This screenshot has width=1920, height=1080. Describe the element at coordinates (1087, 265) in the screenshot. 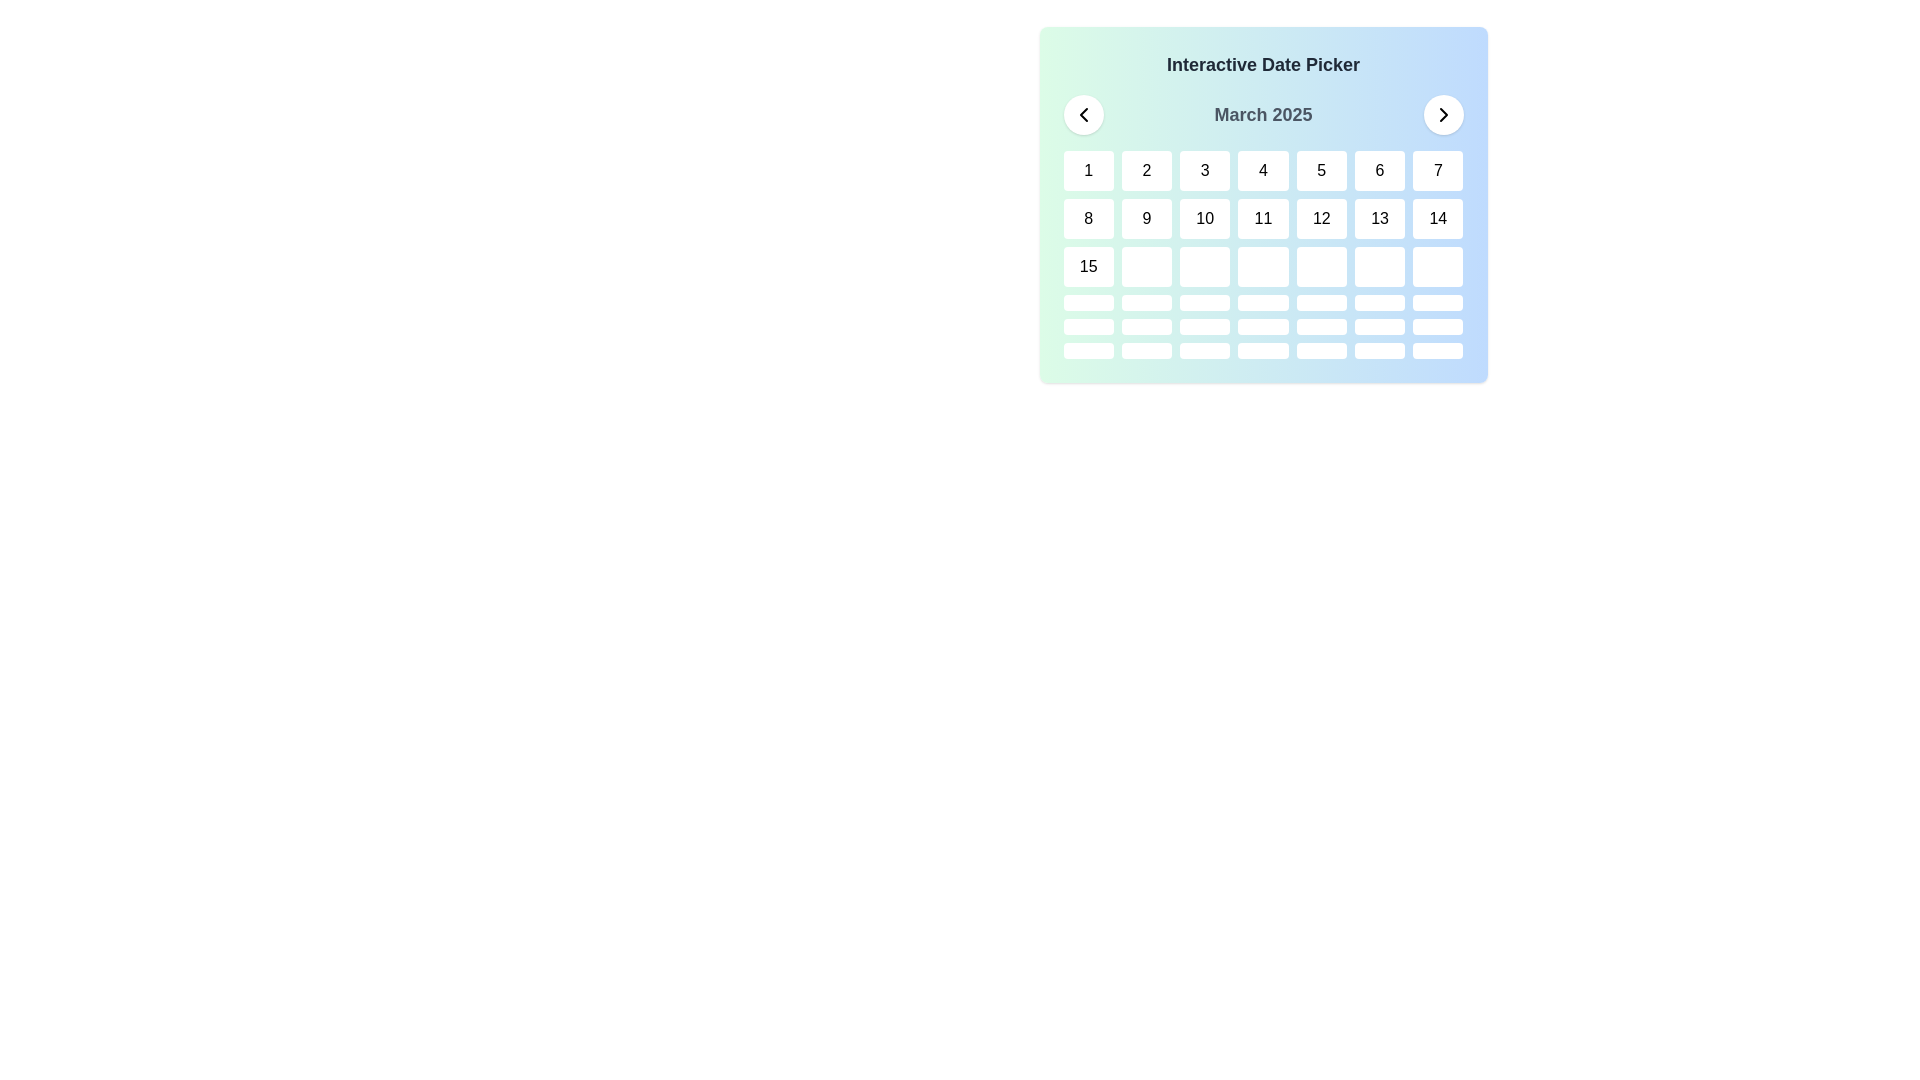

I see `the button representing the date '15'` at that location.